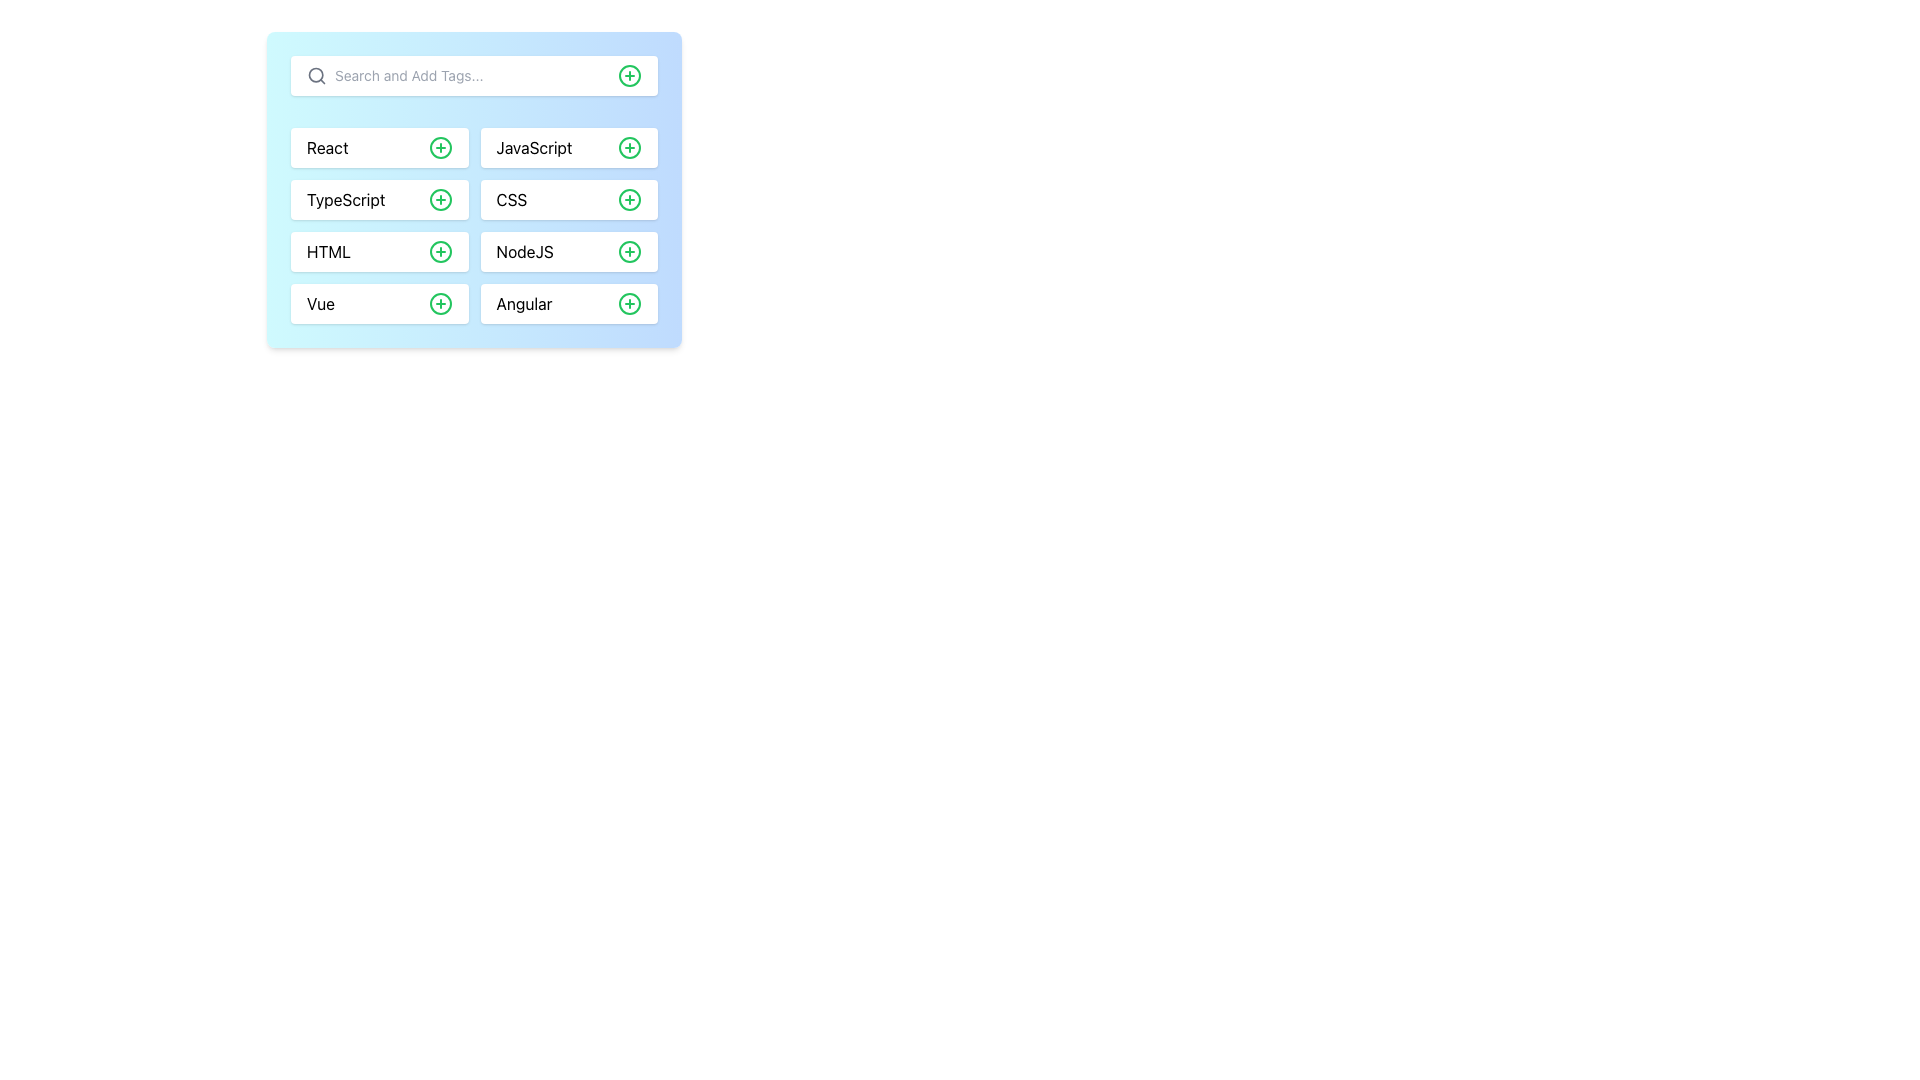 This screenshot has height=1080, width=1920. I want to click on the green circular button with a plus symbol, located at the far right of the search bar interface, so click(628, 75).